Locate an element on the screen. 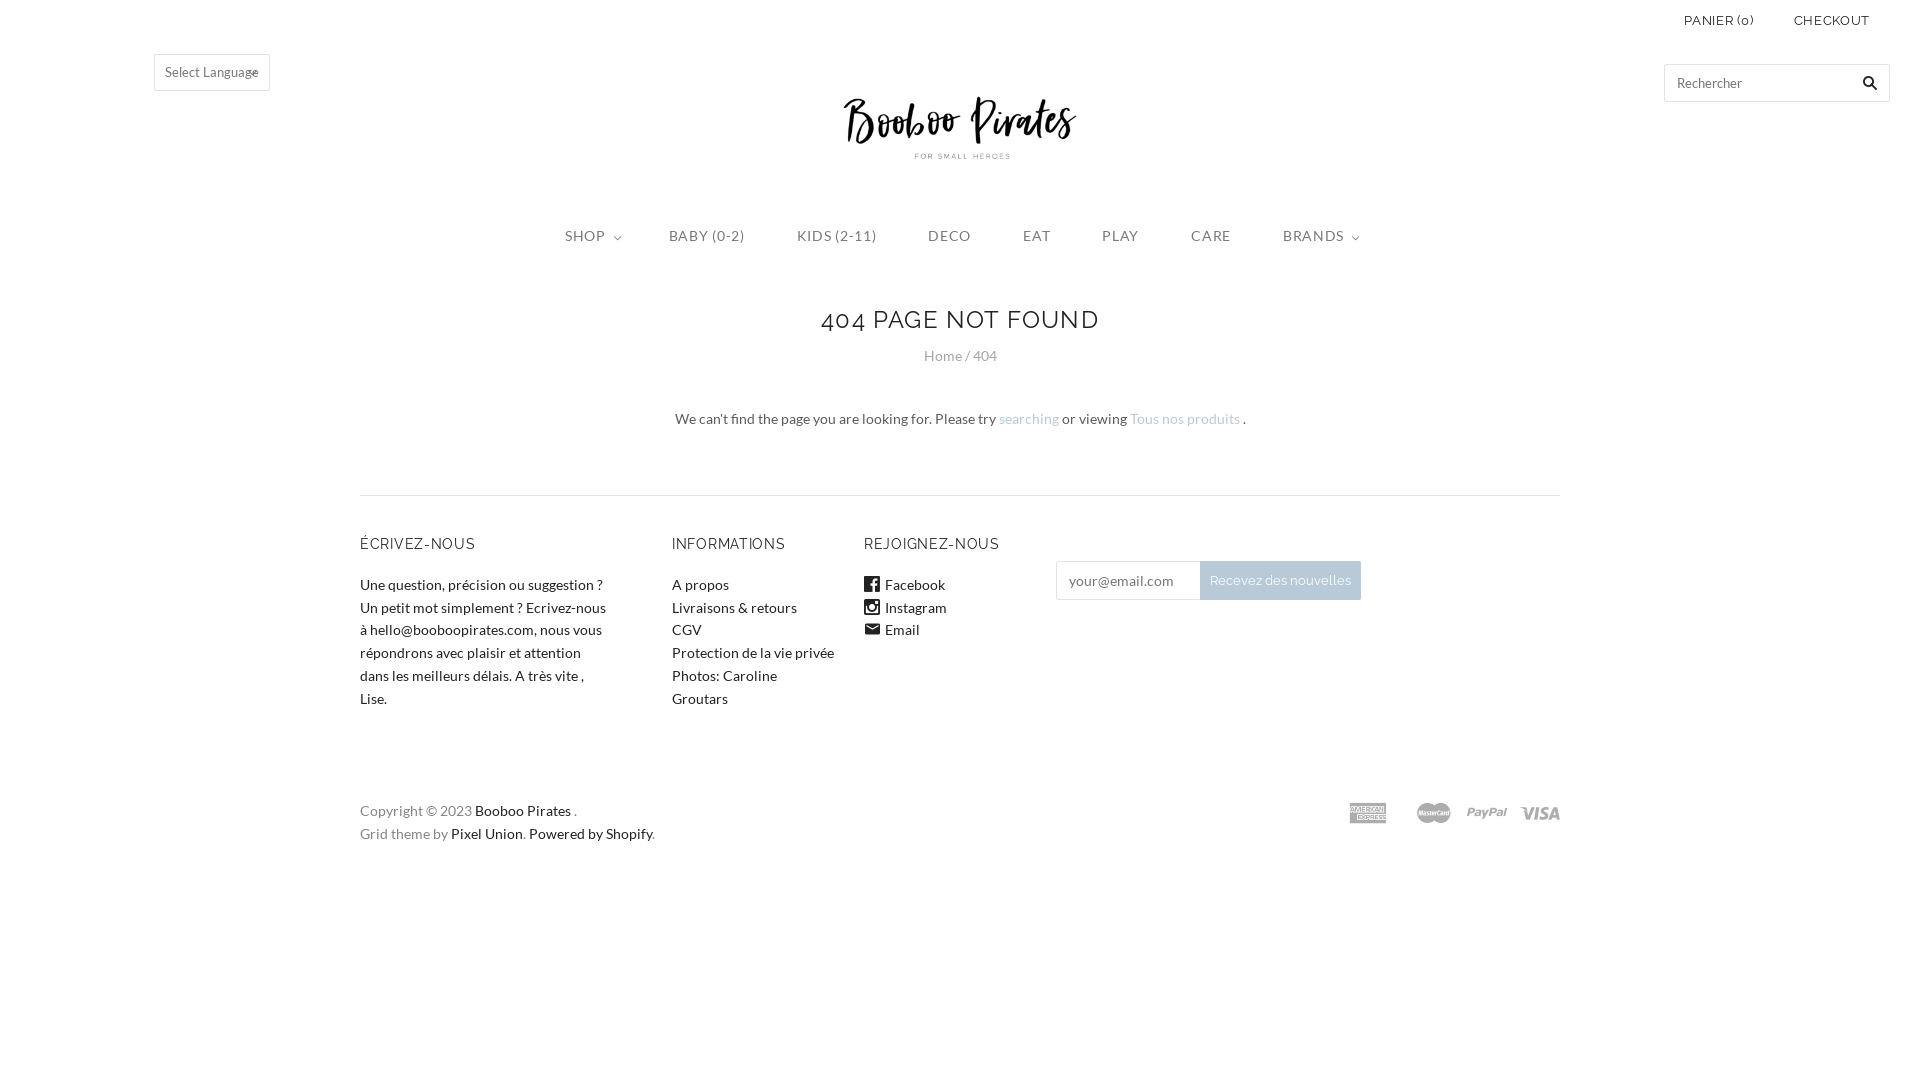  'CGV' is located at coordinates (672, 628).